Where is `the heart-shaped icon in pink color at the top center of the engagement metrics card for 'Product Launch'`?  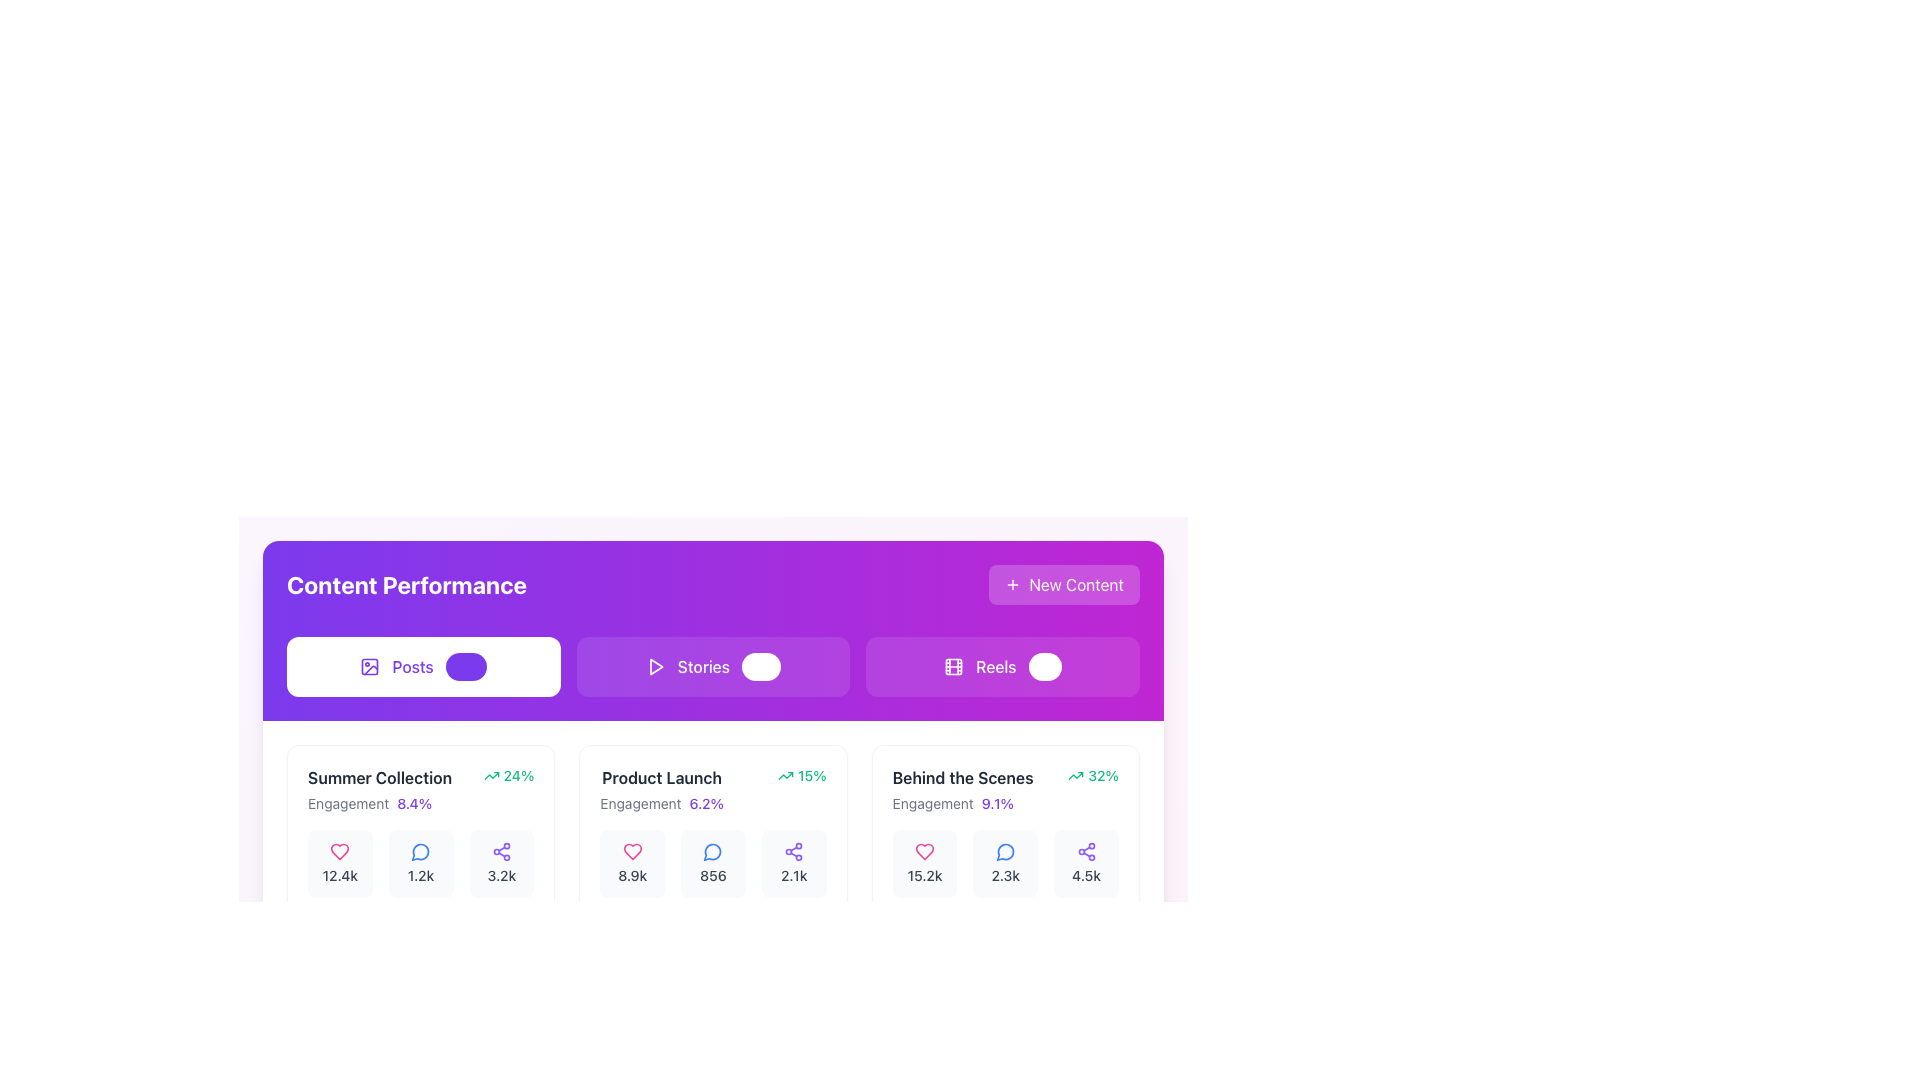
the heart-shaped icon in pink color at the top center of the engagement metrics card for 'Product Launch' is located at coordinates (631, 852).